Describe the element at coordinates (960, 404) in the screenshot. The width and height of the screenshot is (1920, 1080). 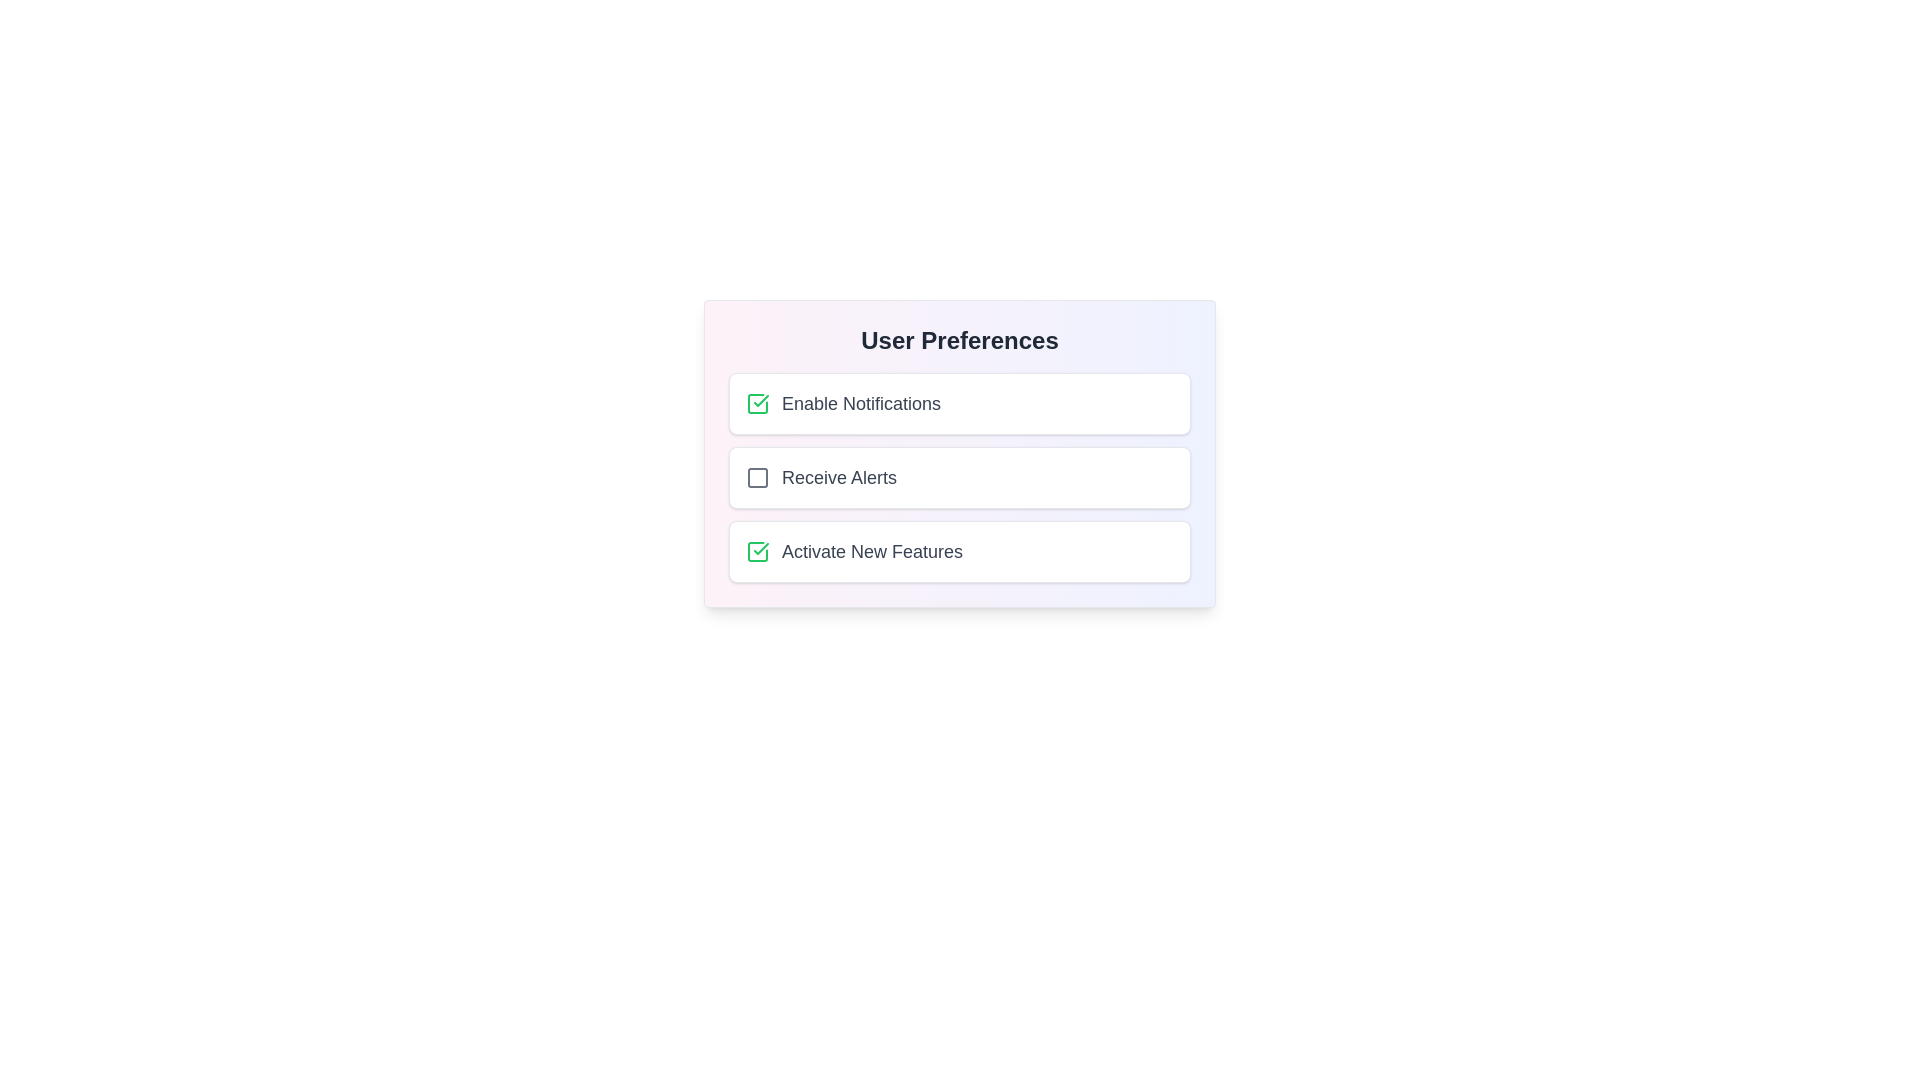
I see `the Checkbox labeled 'Enable Notifications' at the top of the User Preferences list using keyboard focus` at that location.